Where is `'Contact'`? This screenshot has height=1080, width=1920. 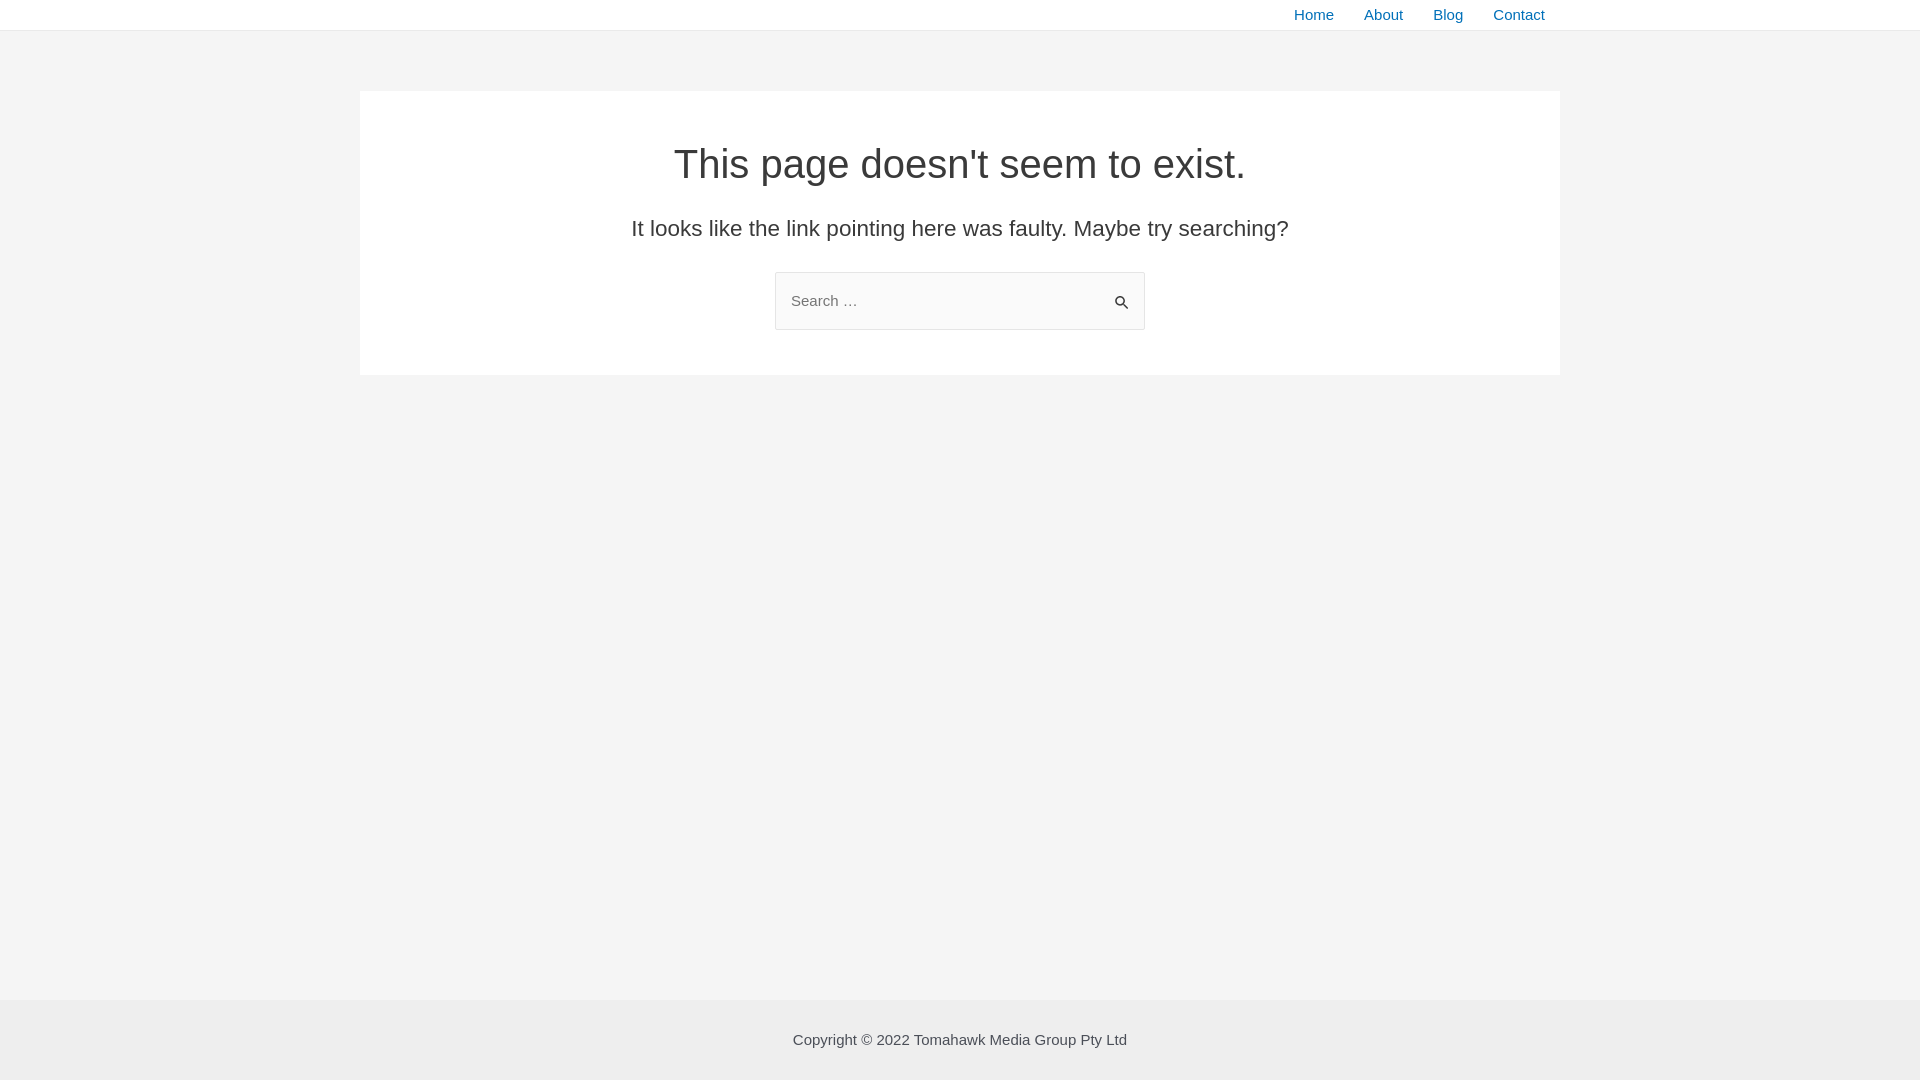
'Contact' is located at coordinates (1518, 15).